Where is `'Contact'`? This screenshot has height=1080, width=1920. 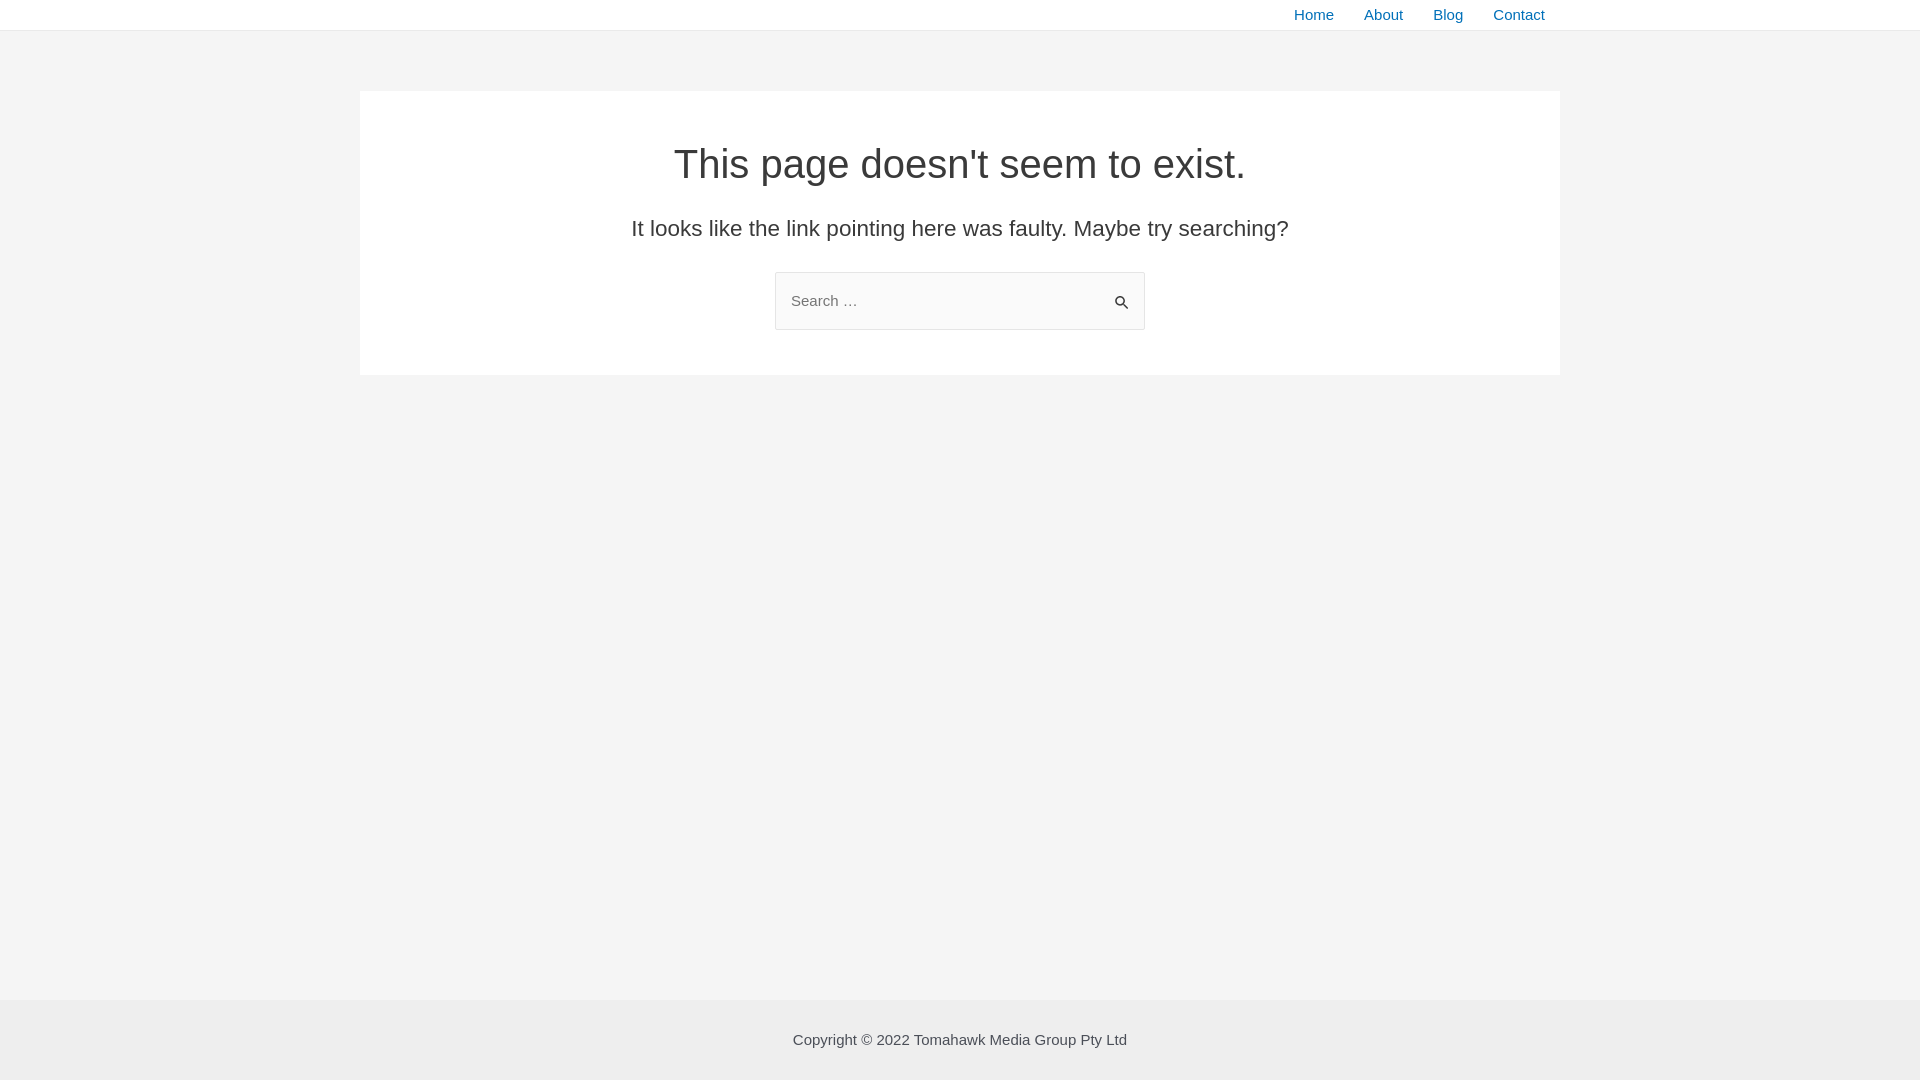
'Contact' is located at coordinates (1518, 15).